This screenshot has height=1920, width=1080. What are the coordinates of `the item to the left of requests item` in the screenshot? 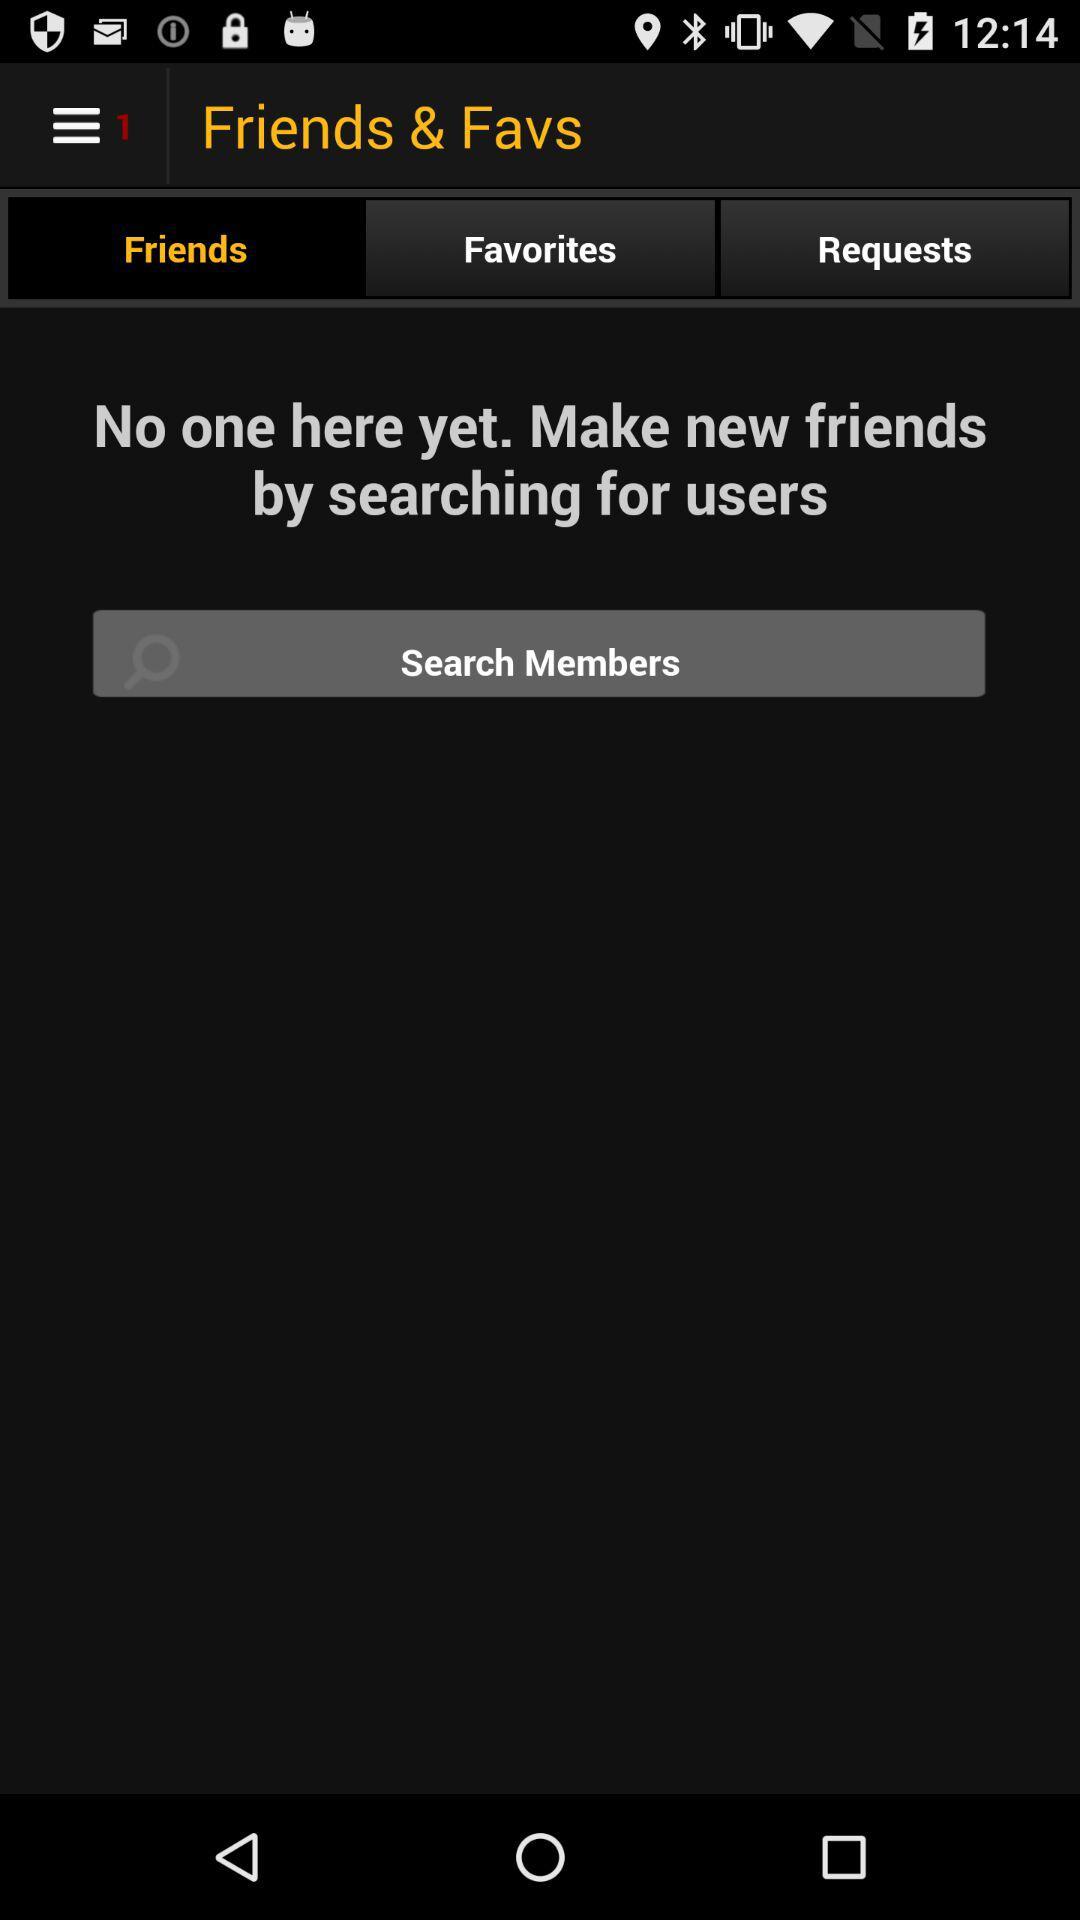 It's located at (540, 247).